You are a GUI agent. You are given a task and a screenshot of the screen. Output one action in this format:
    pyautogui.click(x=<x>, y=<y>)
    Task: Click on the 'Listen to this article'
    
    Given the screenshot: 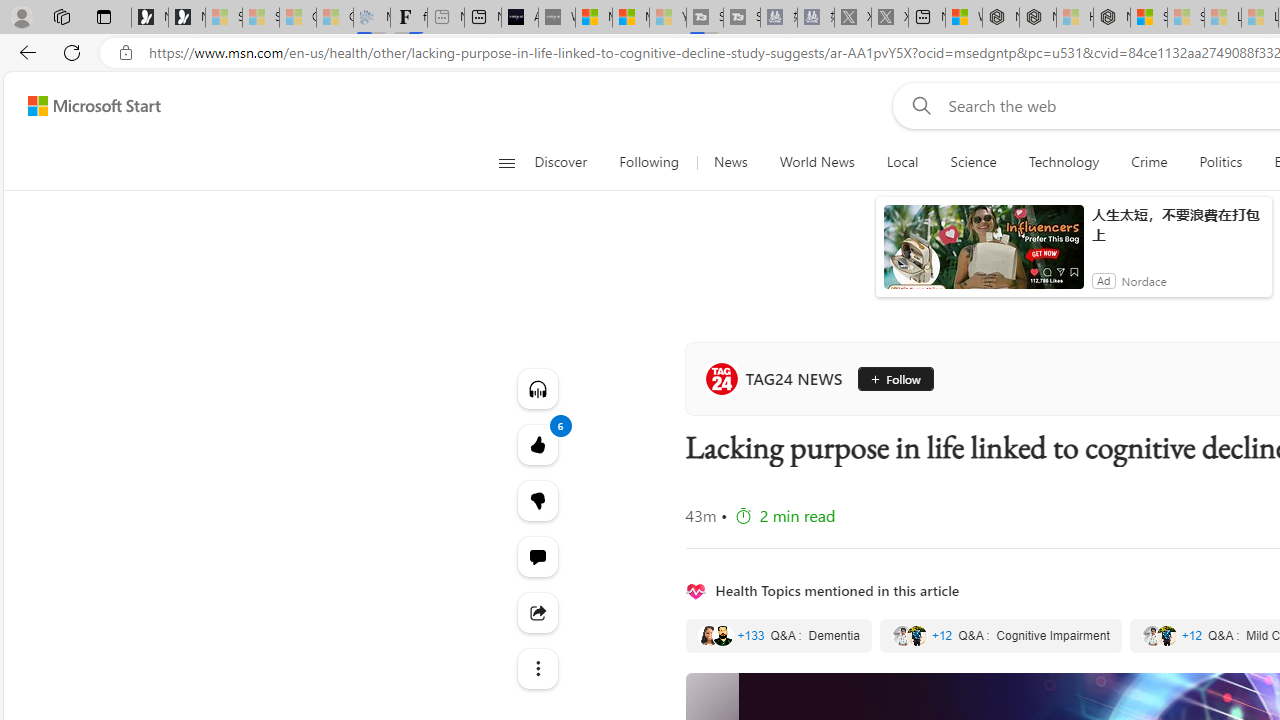 What is the action you would take?
    pyautogui.click(x=537, y=388)
    